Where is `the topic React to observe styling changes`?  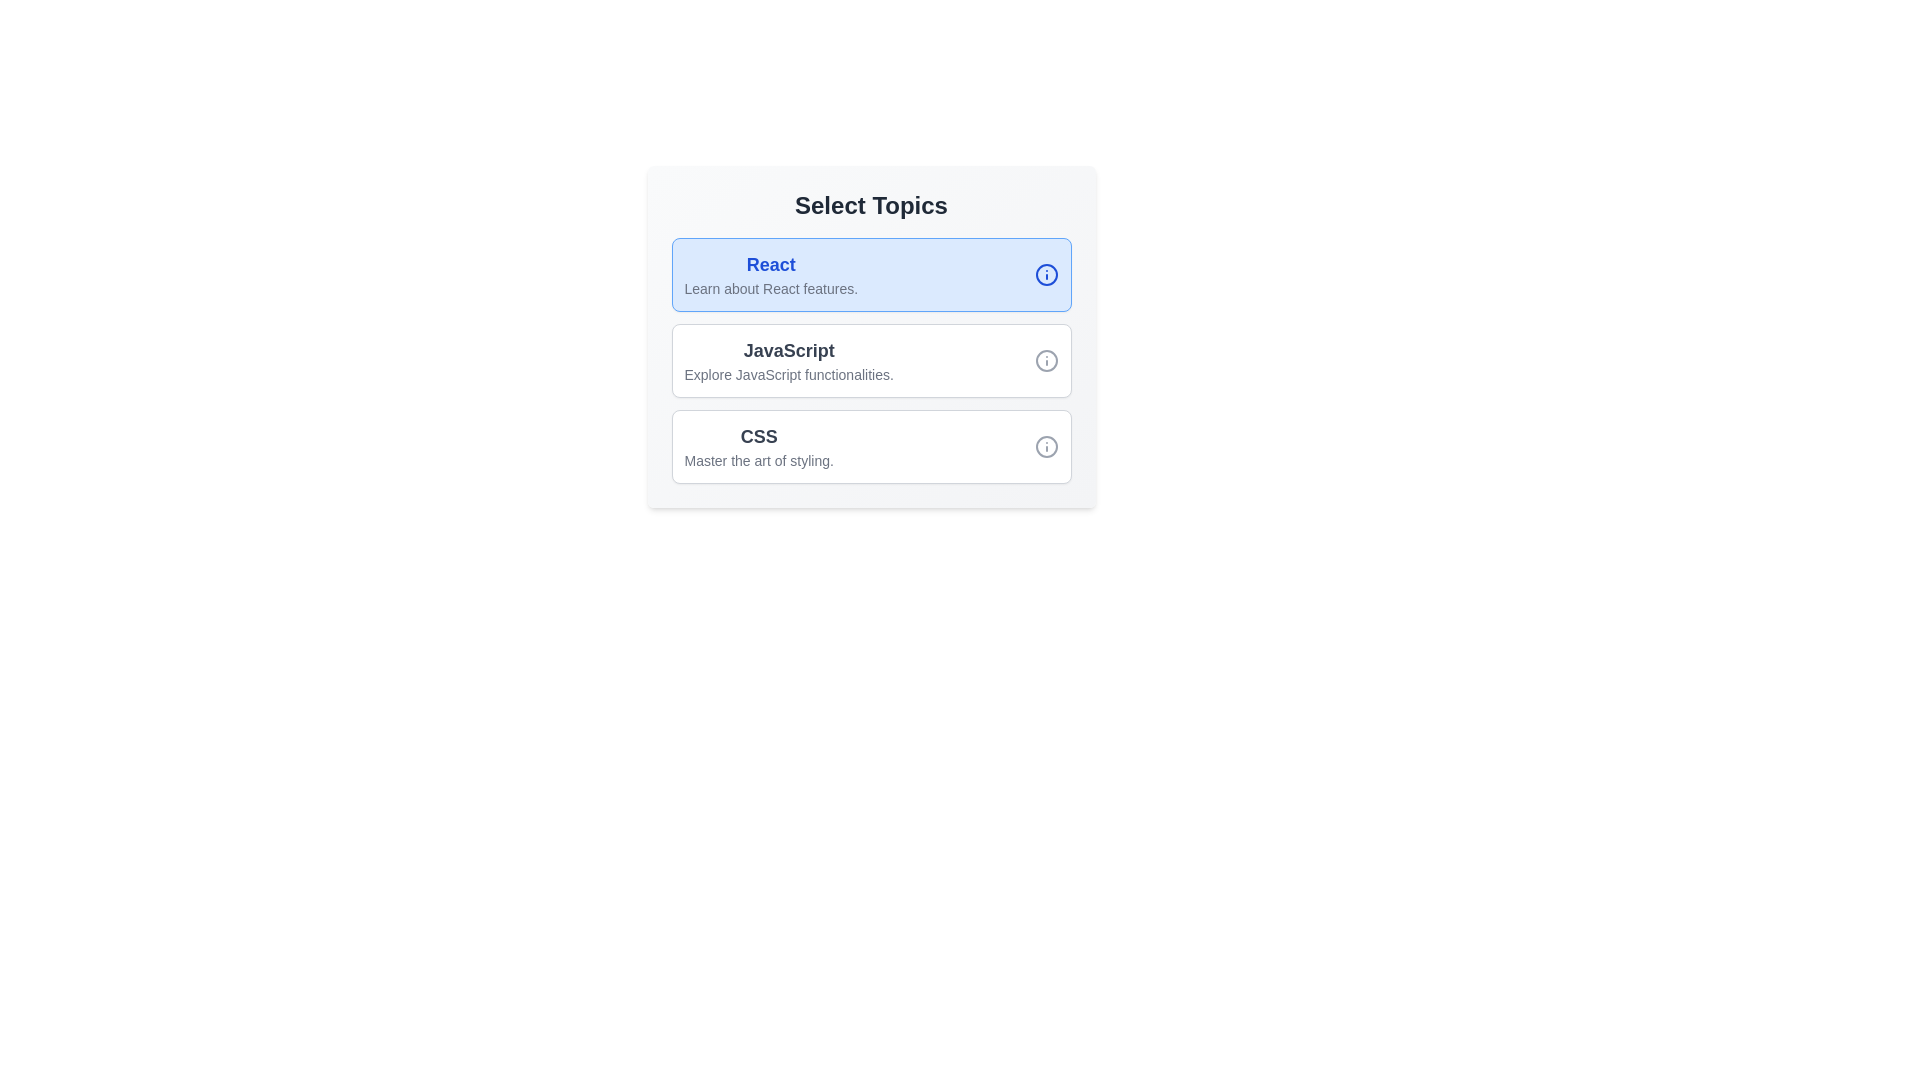
the topic React to observe styling changes is located at coordinates (770, 274).